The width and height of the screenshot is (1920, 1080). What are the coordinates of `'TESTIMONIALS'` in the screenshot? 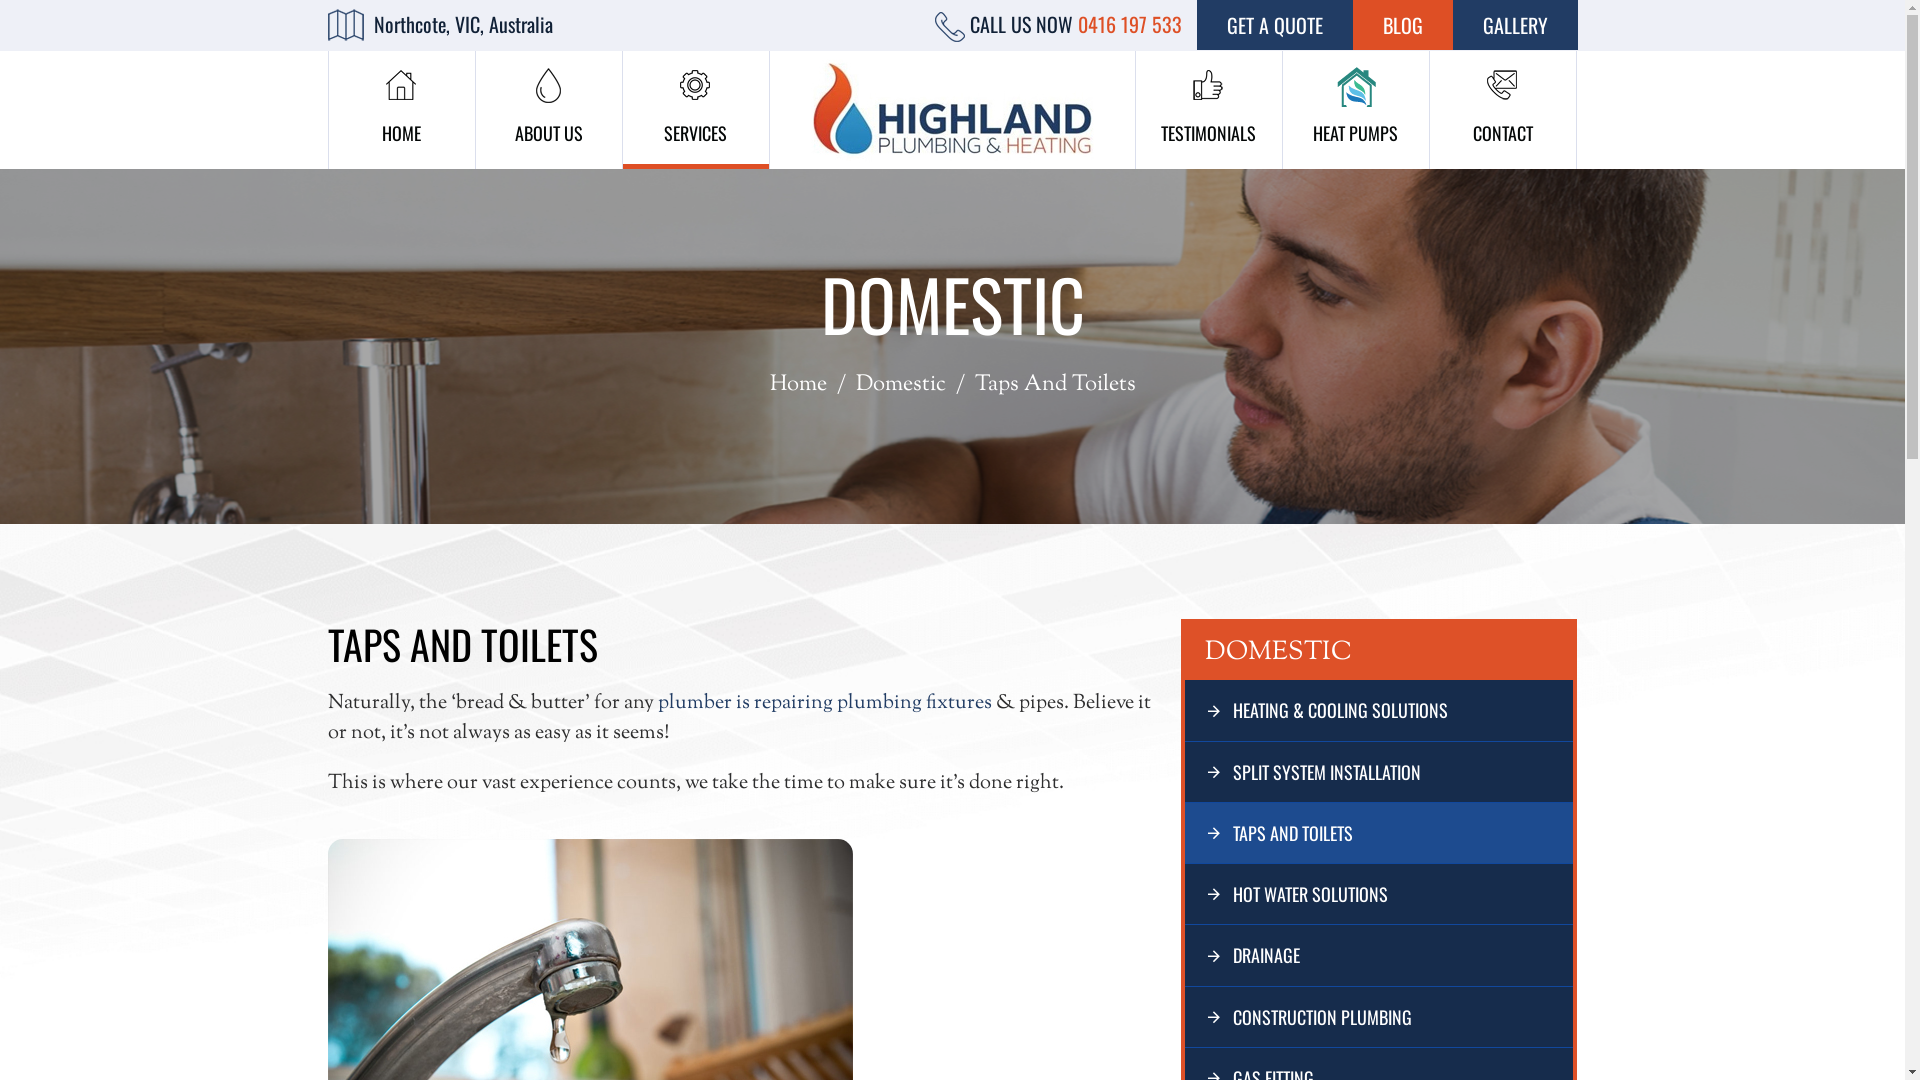 It's located at (1208, 110).